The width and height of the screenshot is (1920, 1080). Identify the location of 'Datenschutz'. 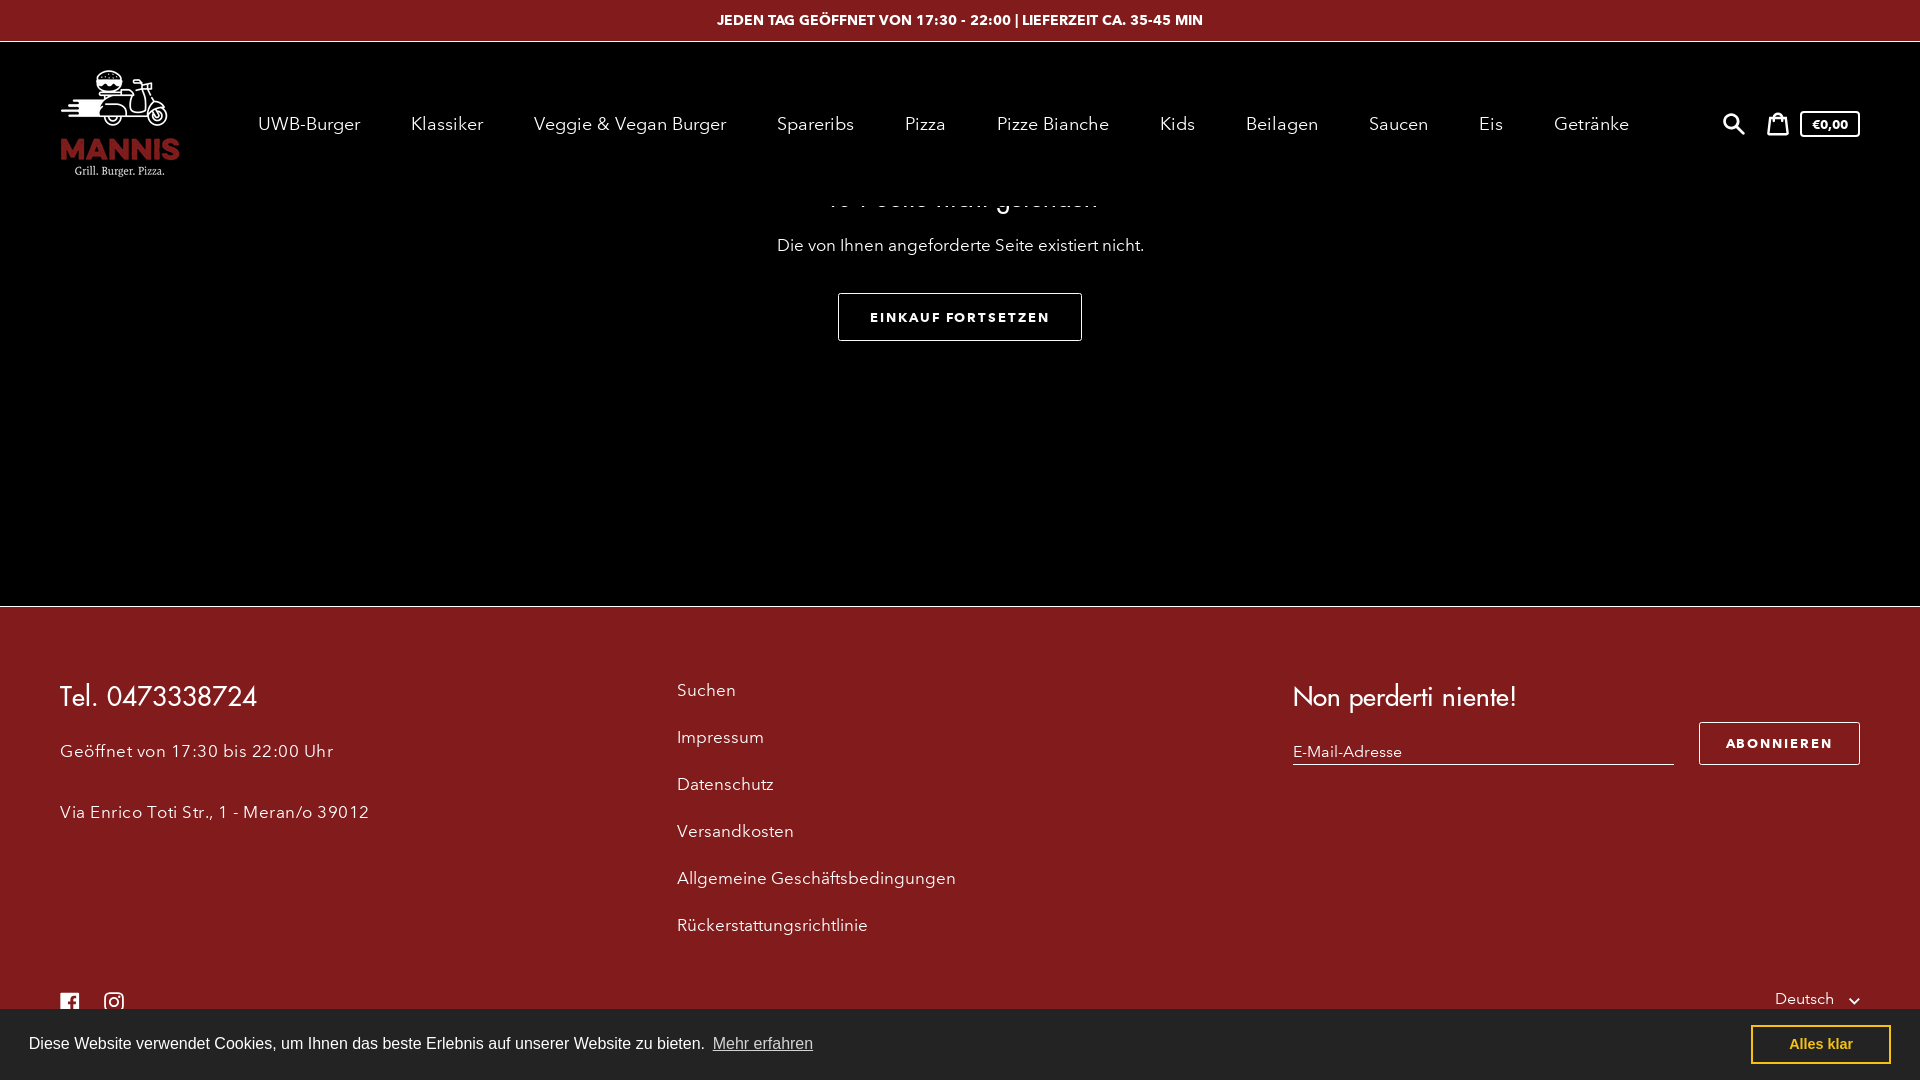
(724, 783).